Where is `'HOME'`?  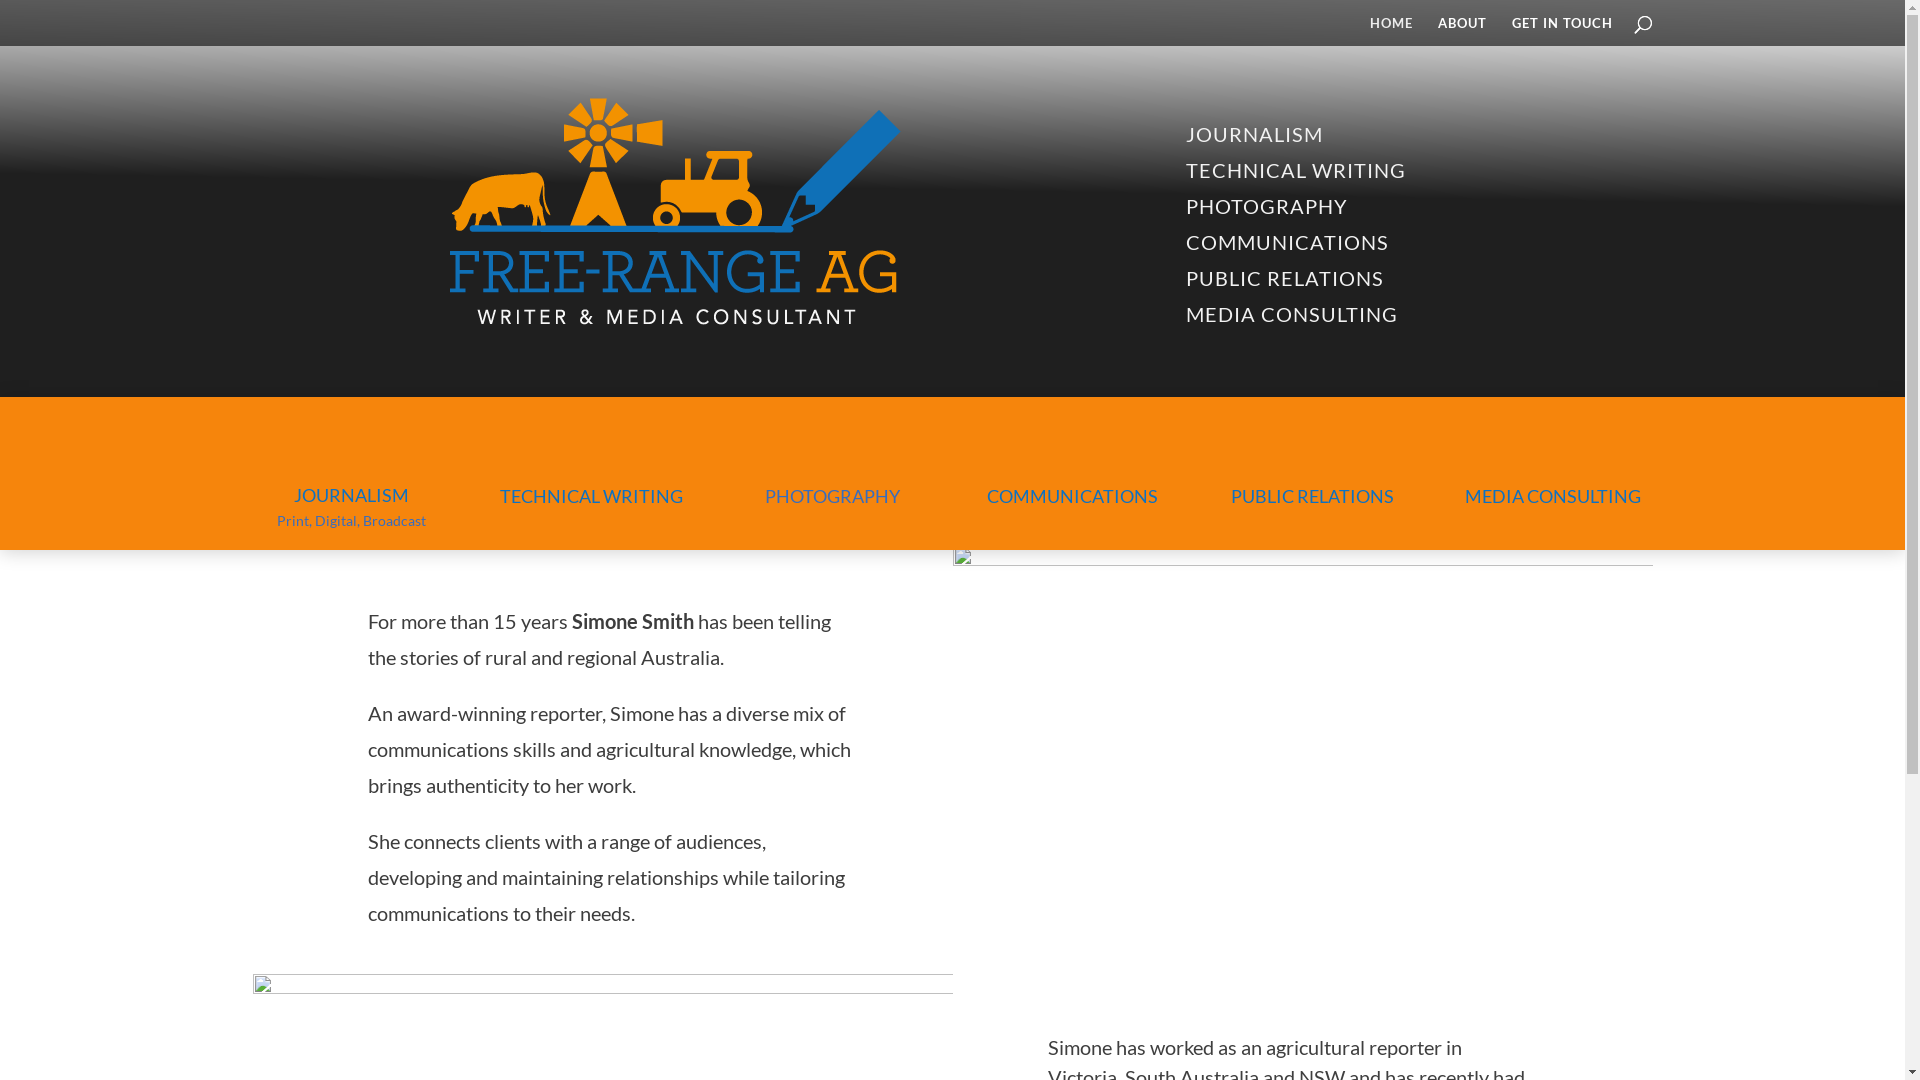 'HOME' is located at coordinates (1368, 30).